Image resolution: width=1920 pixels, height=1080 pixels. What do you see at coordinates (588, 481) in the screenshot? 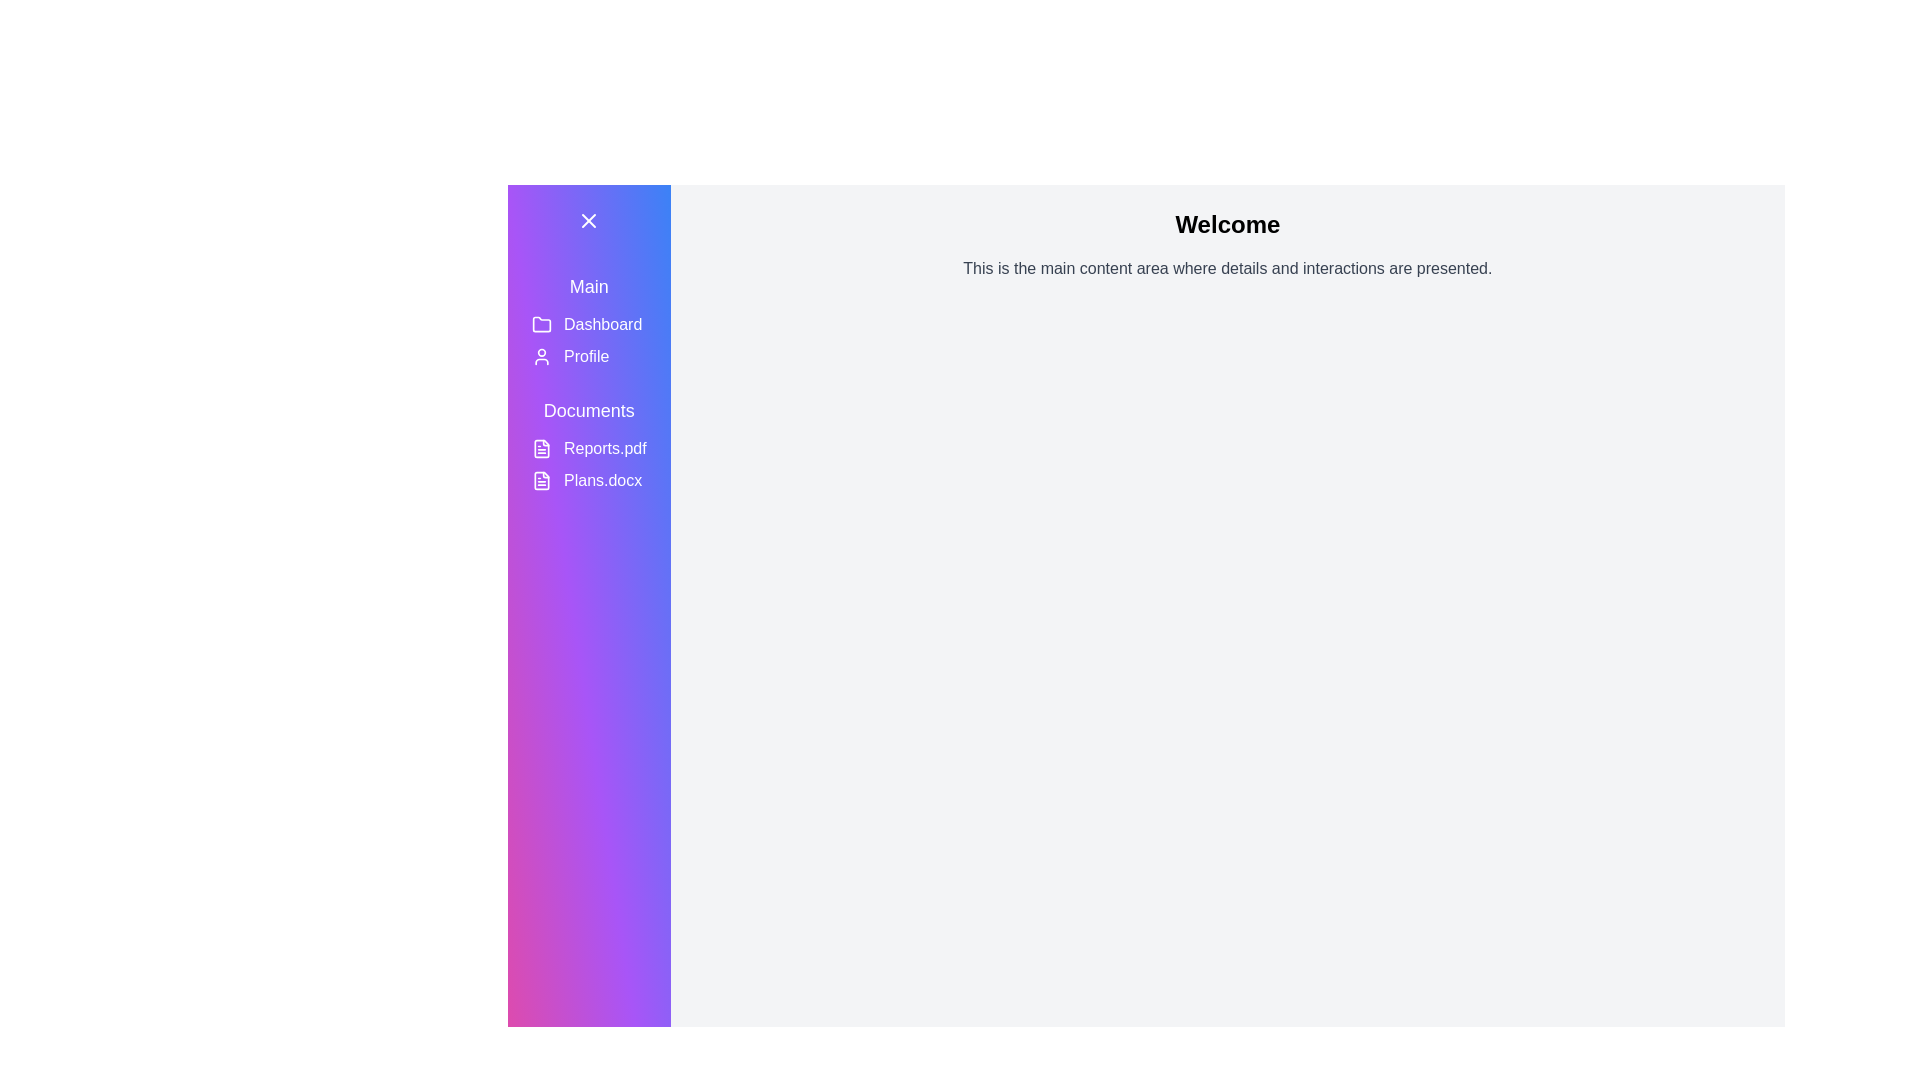
I see `the interactive button styled as a list item that combines an icon of a document and the text 'Plans.docx'` at bounding box center [588, 481].